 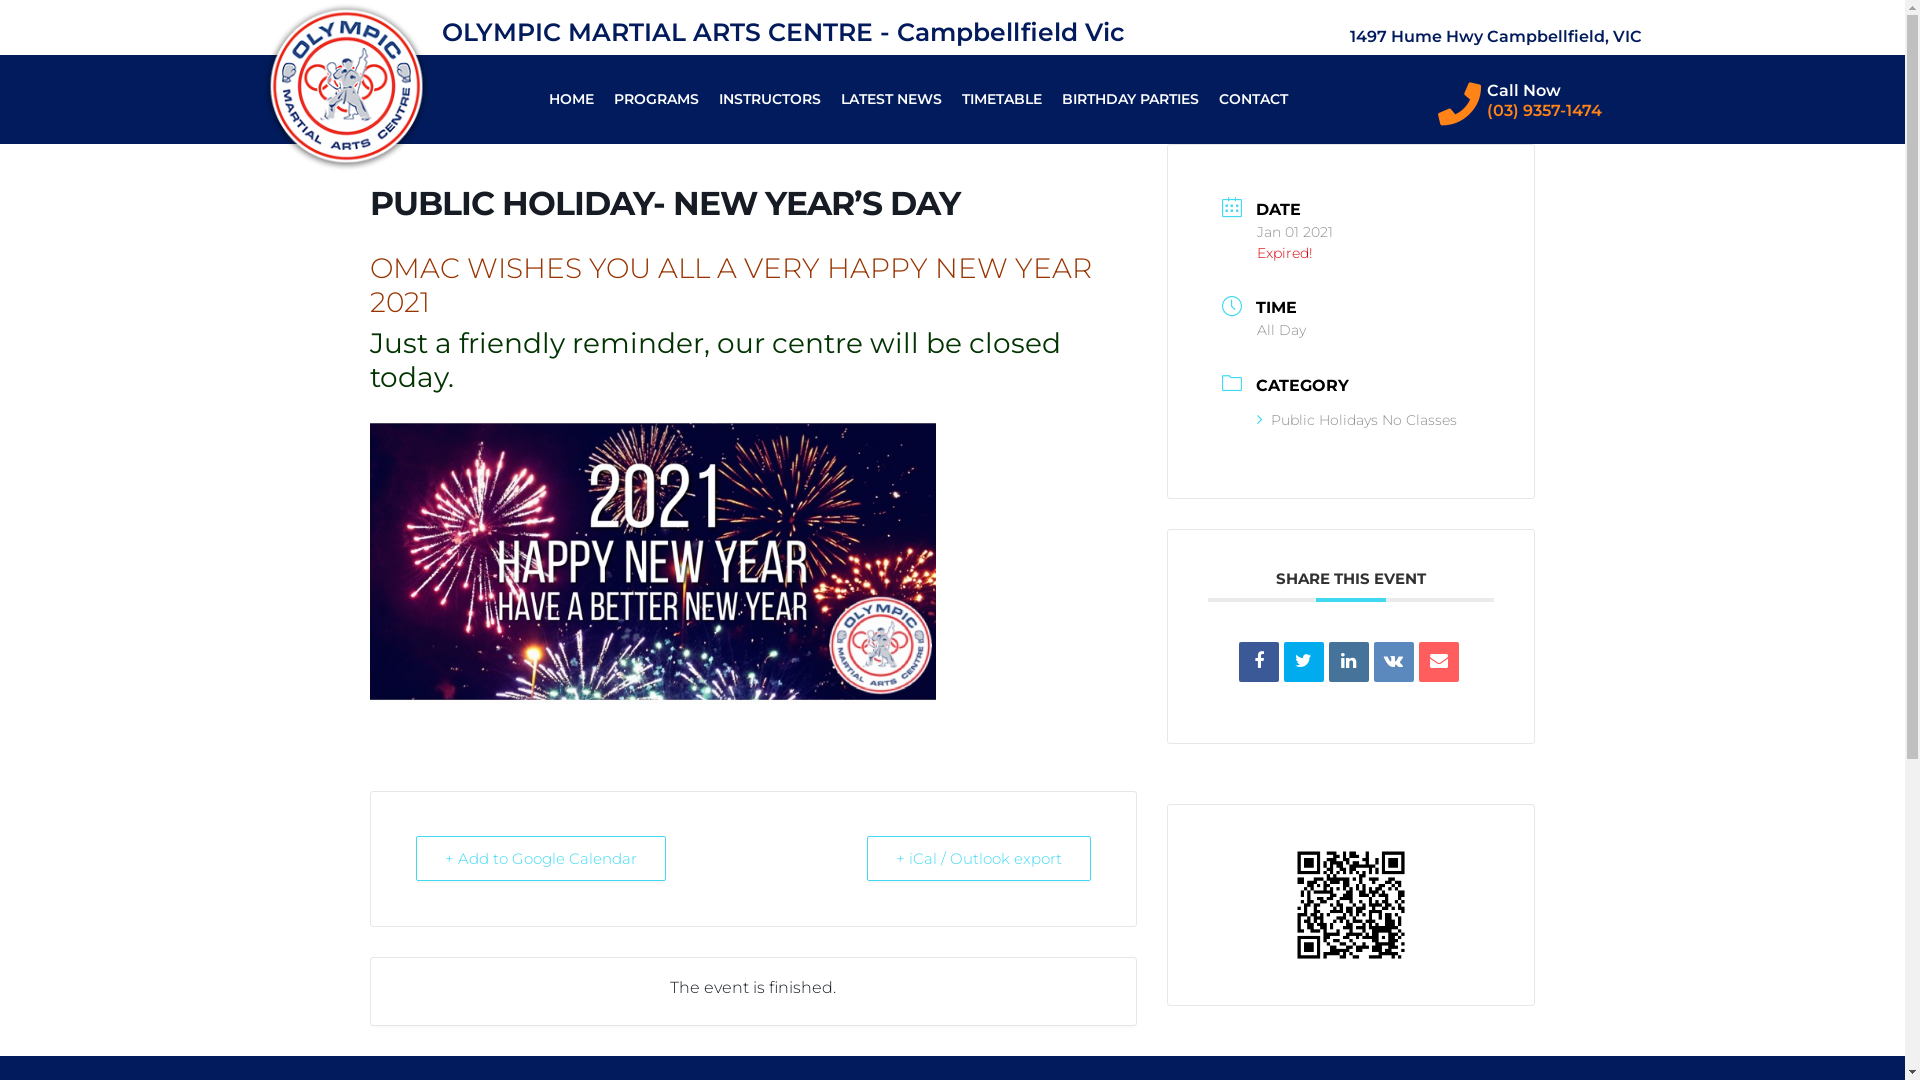 I want to click on '(03) 9357-1474', so click(x=1543, y=110).